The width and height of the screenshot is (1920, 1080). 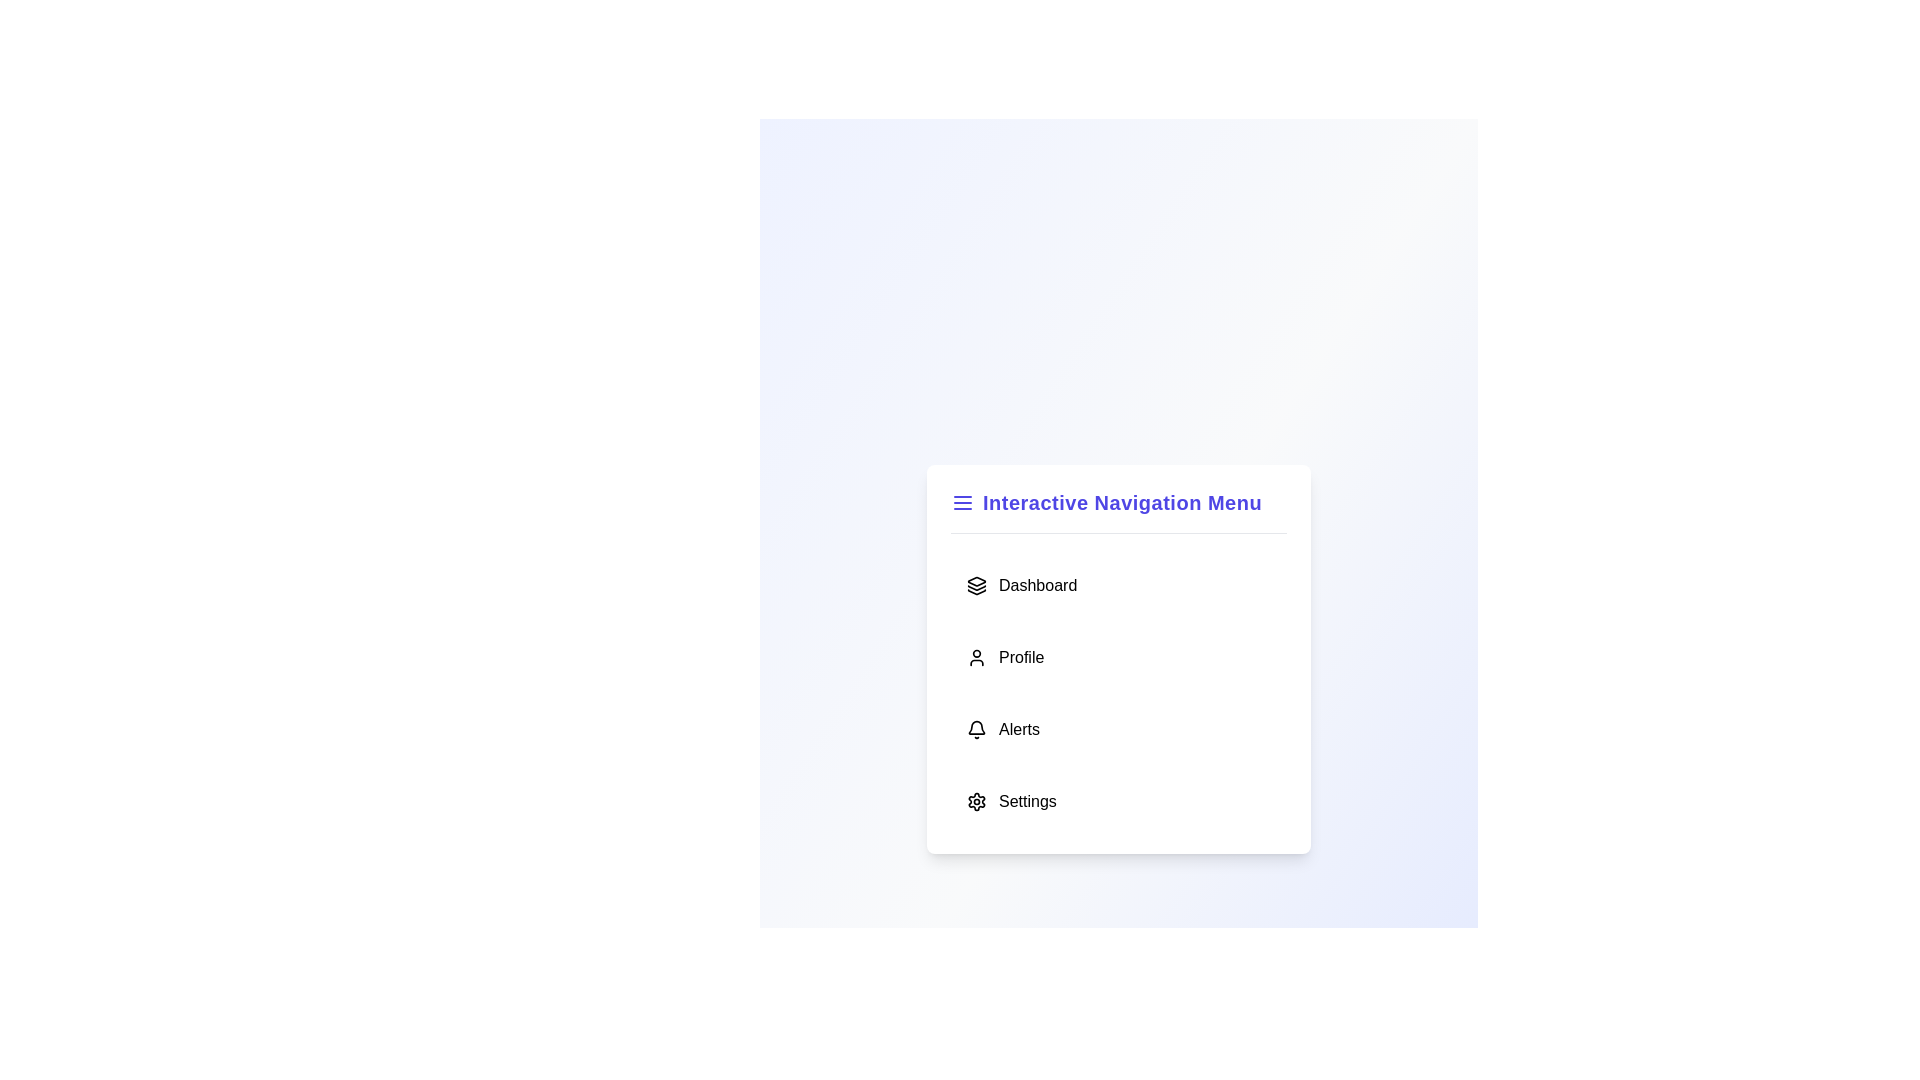 I want to click on the menu item Settings by clicking on it, so click(x=1117, y=800).